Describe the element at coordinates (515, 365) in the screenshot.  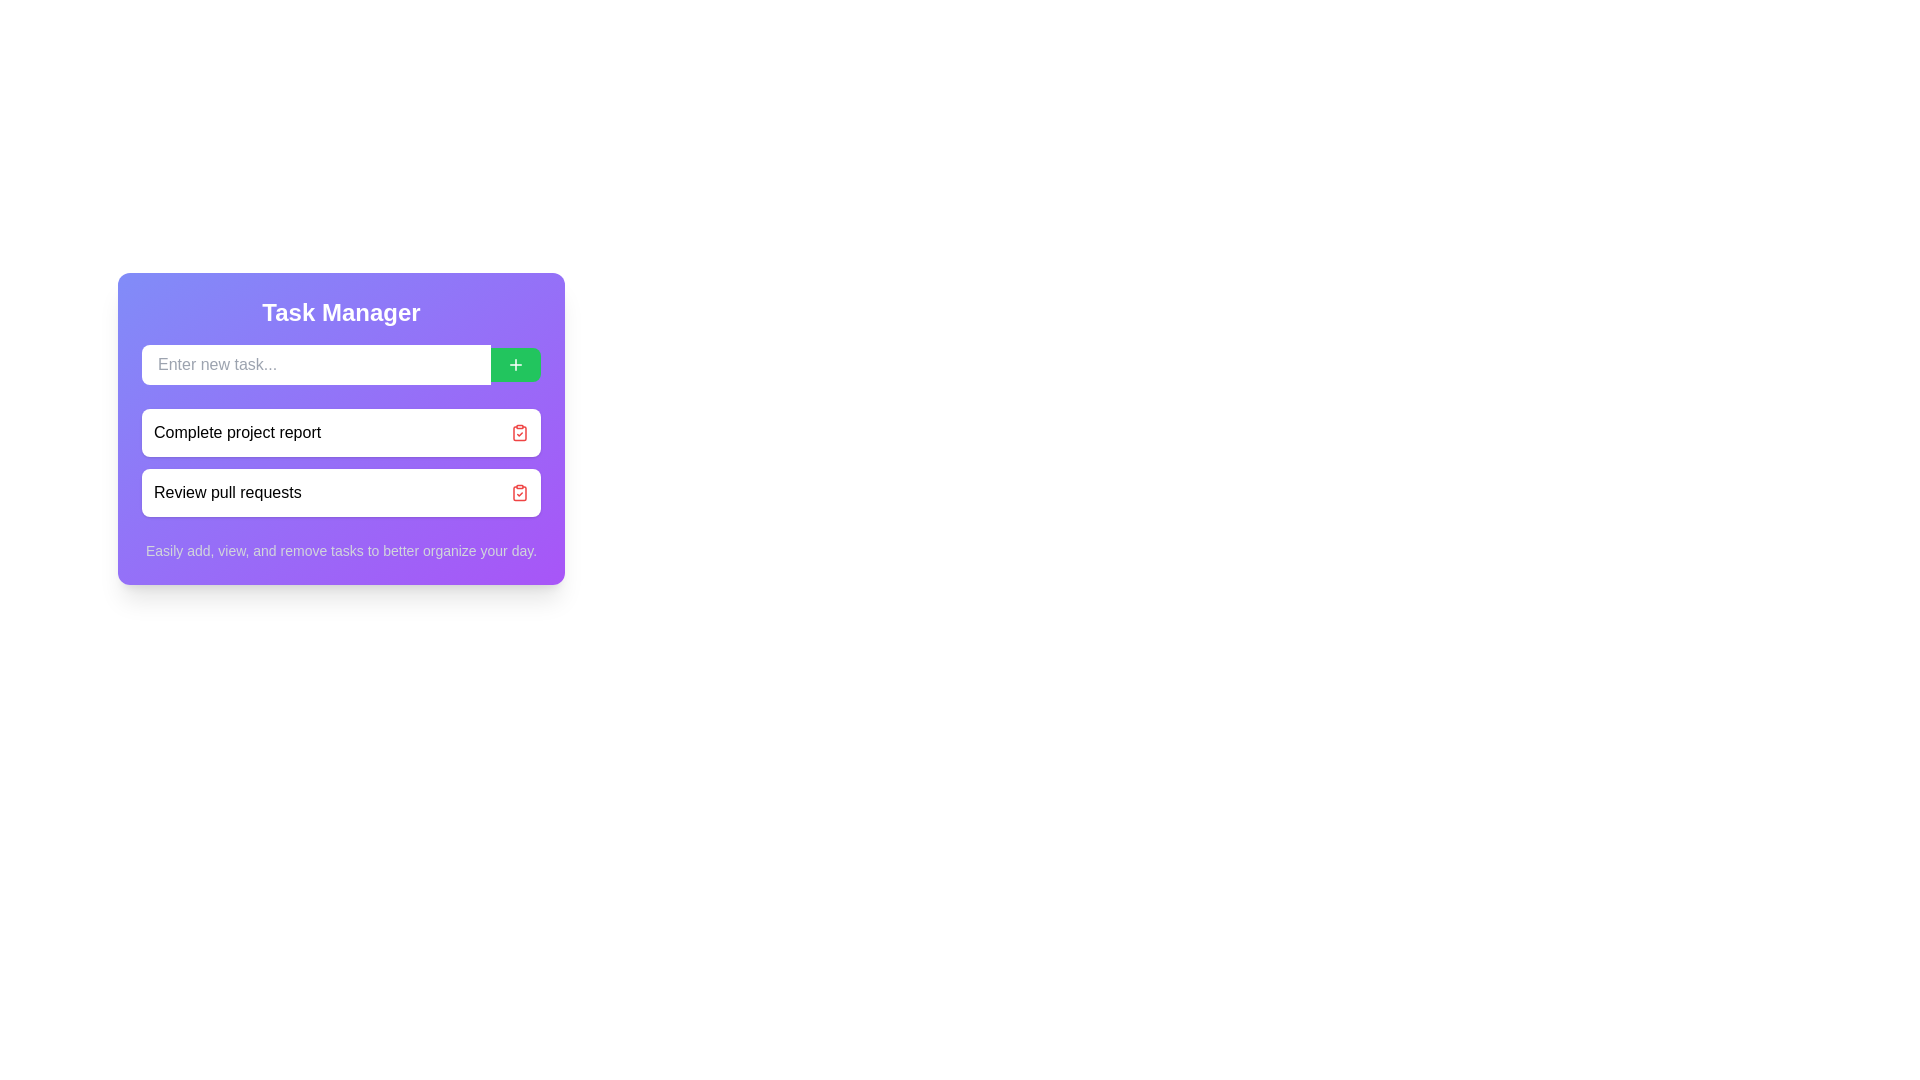
I see `the action button icon located in the top-right corner of the task manager interface` at that location.